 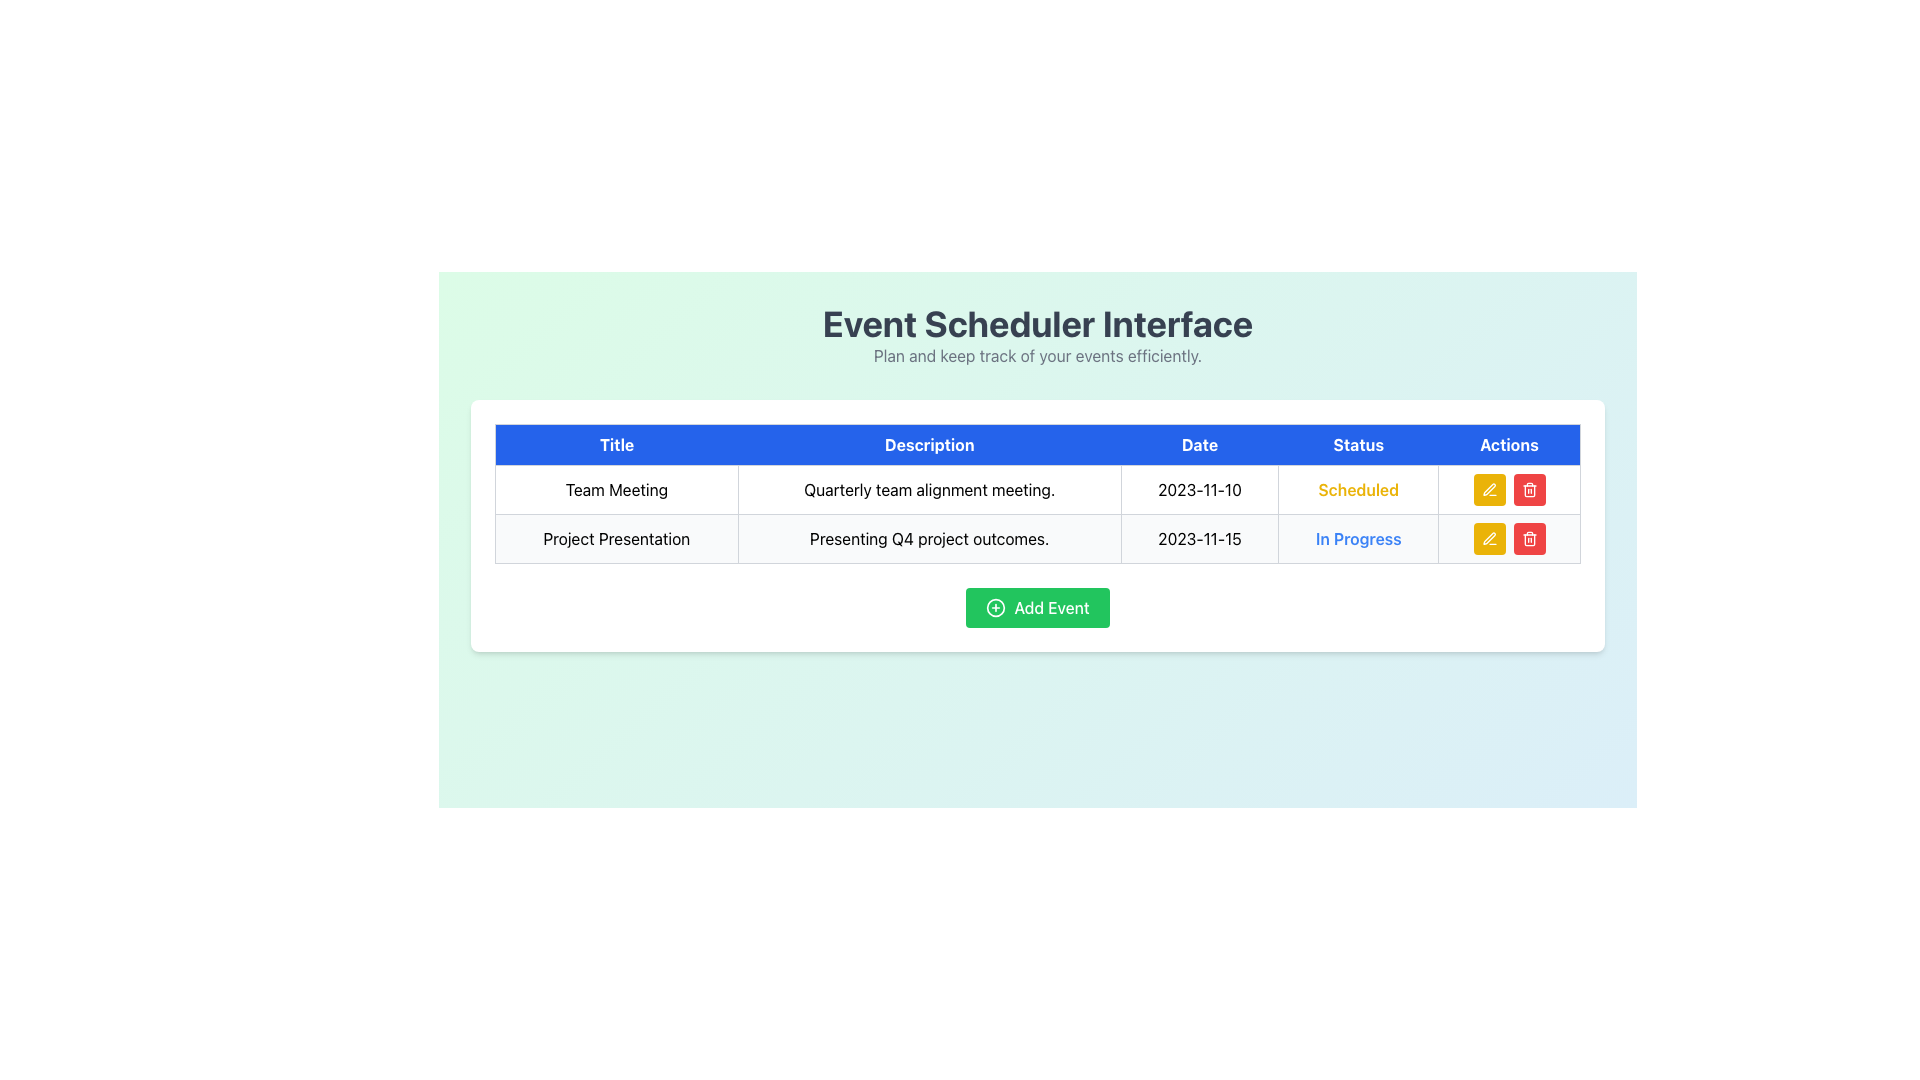 What do you see at coordinates (615, 538) in the screenshot?
I see `the text label displaying 'Project Presentation' located in the second row under the 'Title' column of the table` at bounding box center [615, 538].